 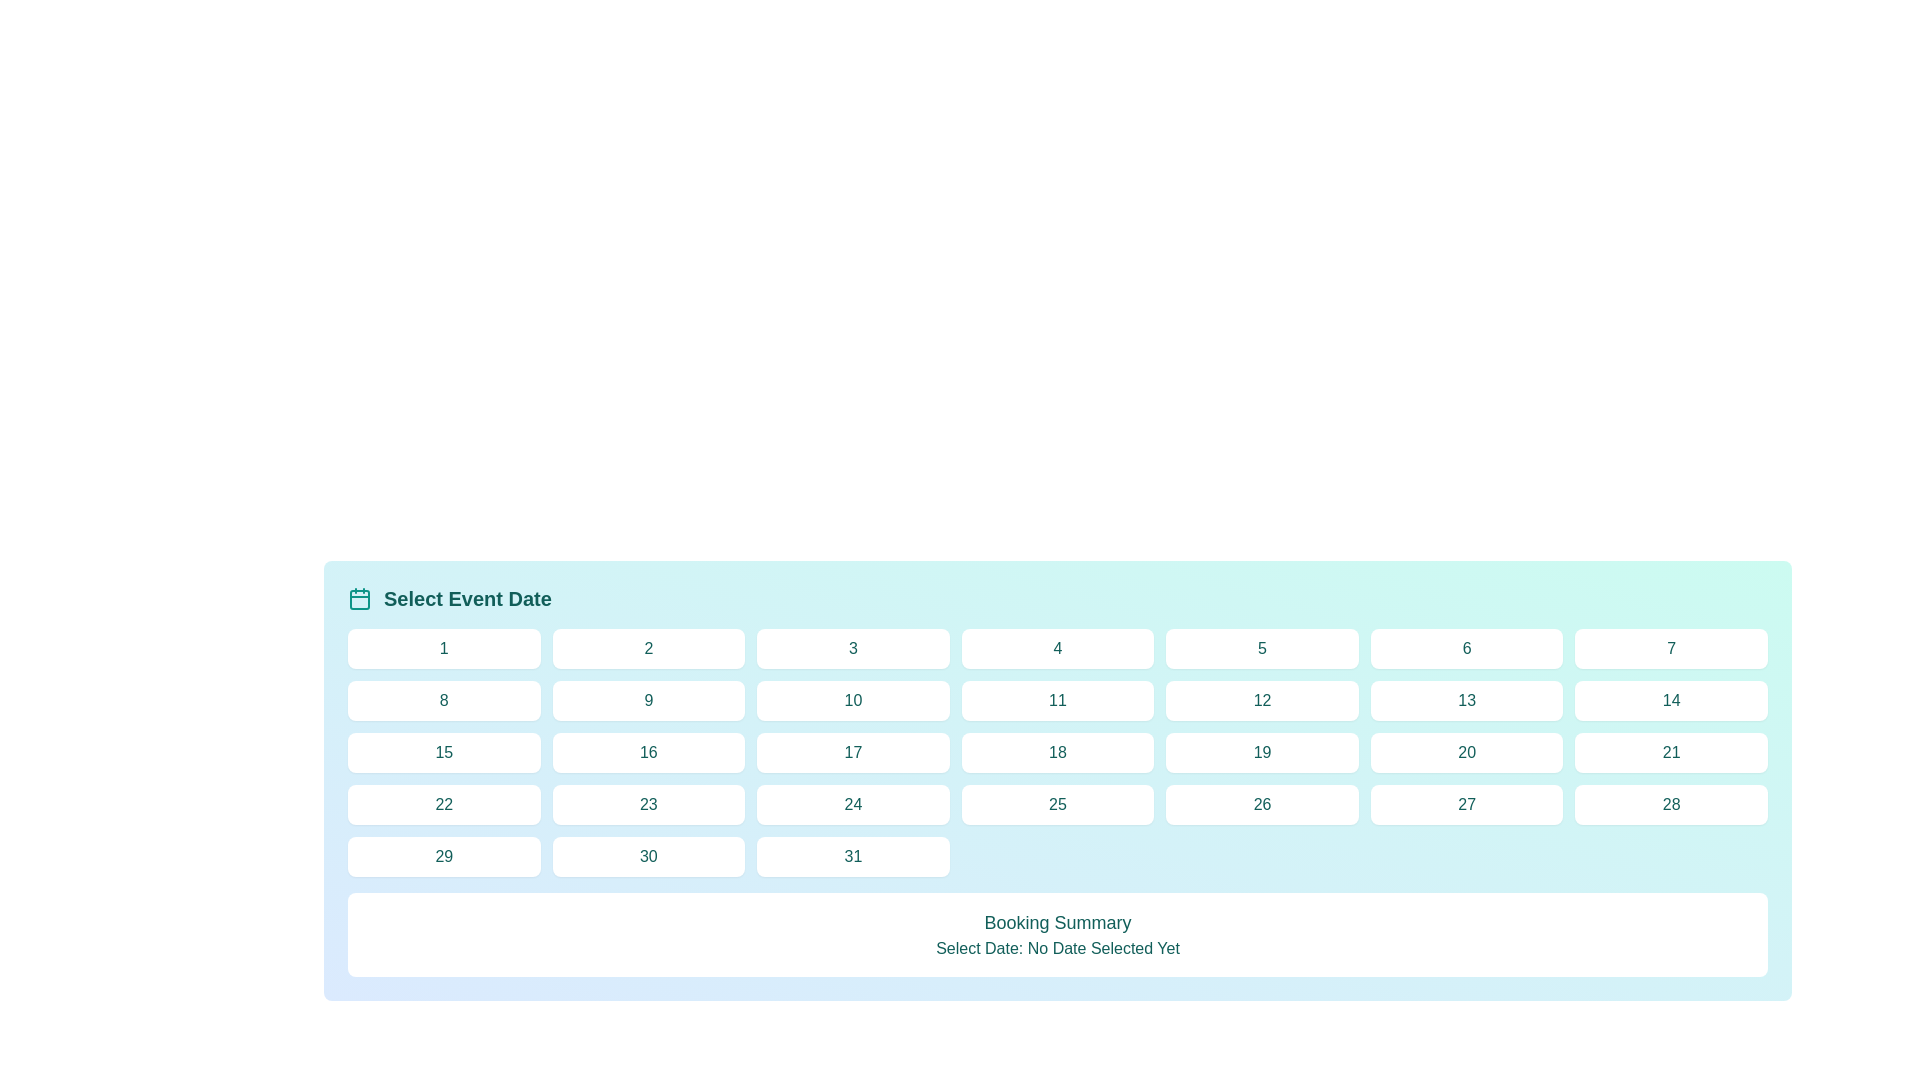 I want to click on the button displaying the number '20', which is located, so click(x=1467, y=752).